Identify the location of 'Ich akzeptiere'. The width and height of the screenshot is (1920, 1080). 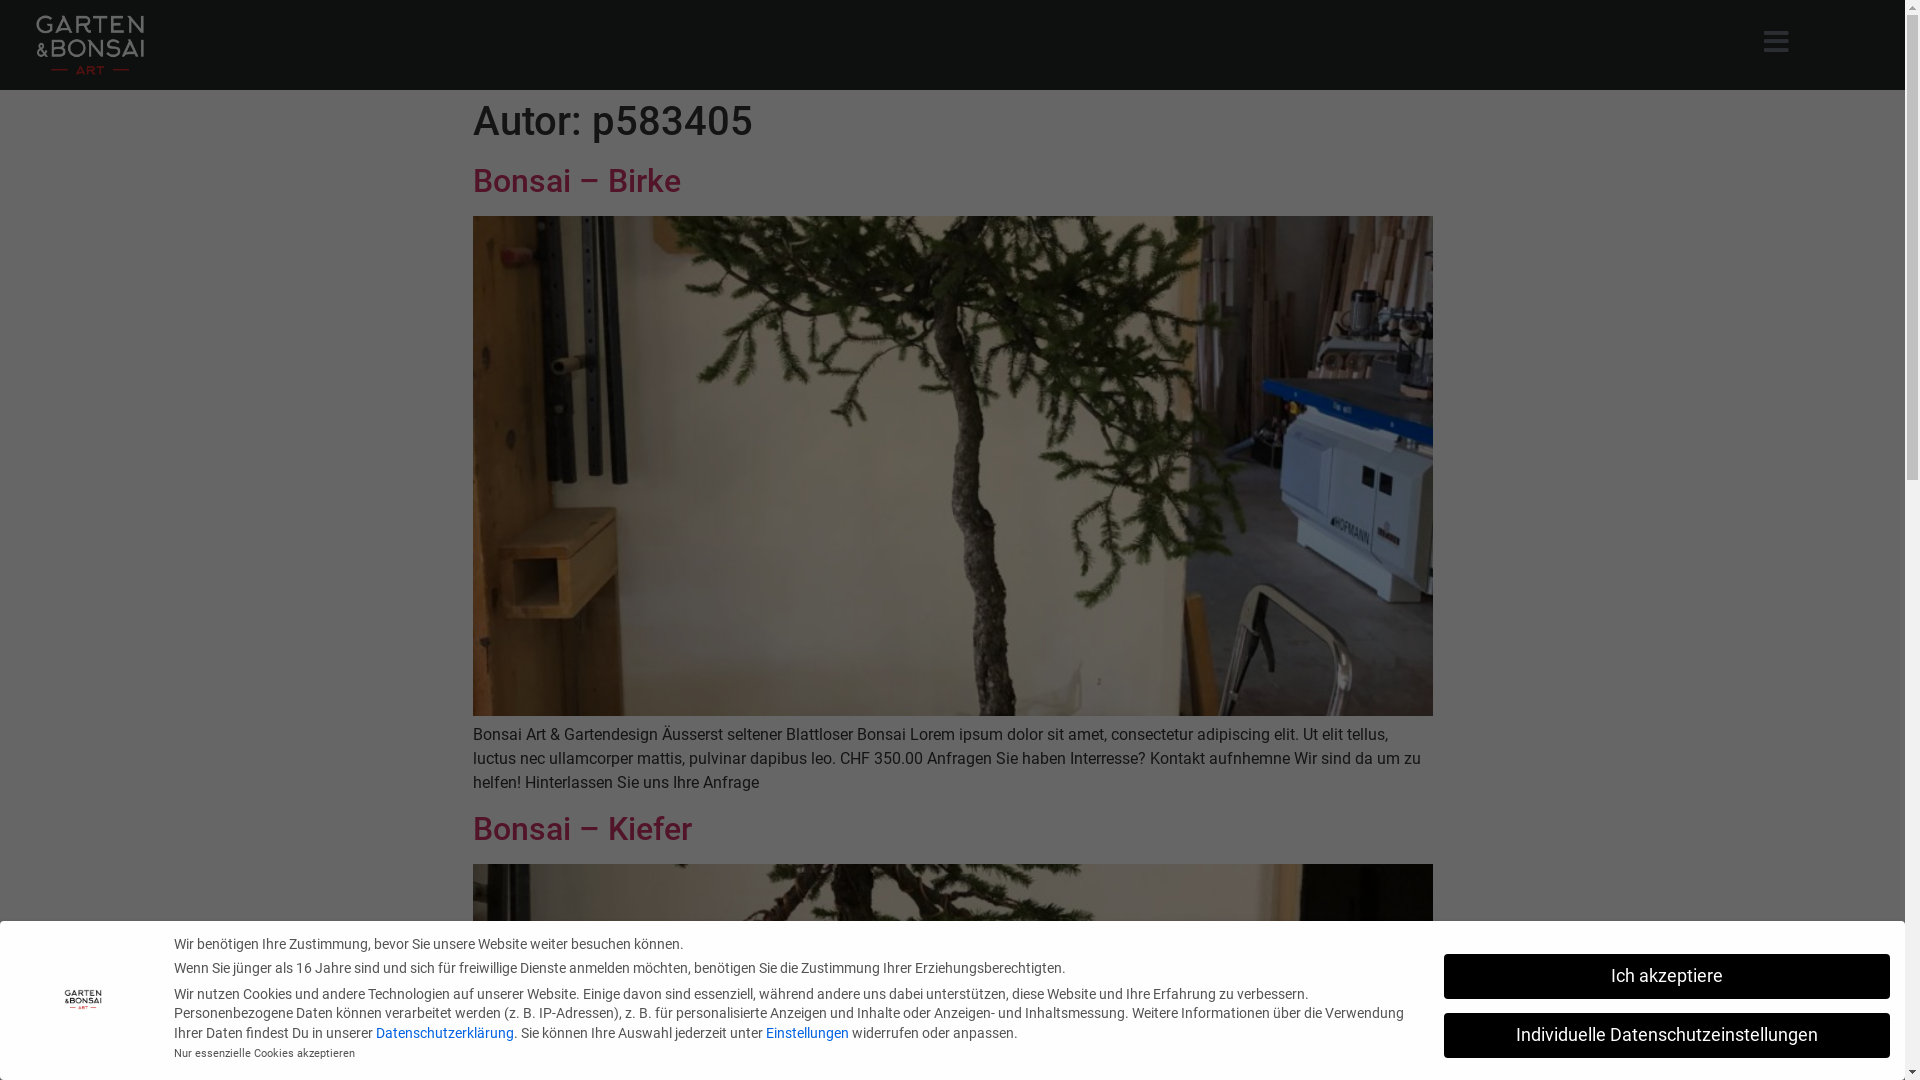
(1666, 975).